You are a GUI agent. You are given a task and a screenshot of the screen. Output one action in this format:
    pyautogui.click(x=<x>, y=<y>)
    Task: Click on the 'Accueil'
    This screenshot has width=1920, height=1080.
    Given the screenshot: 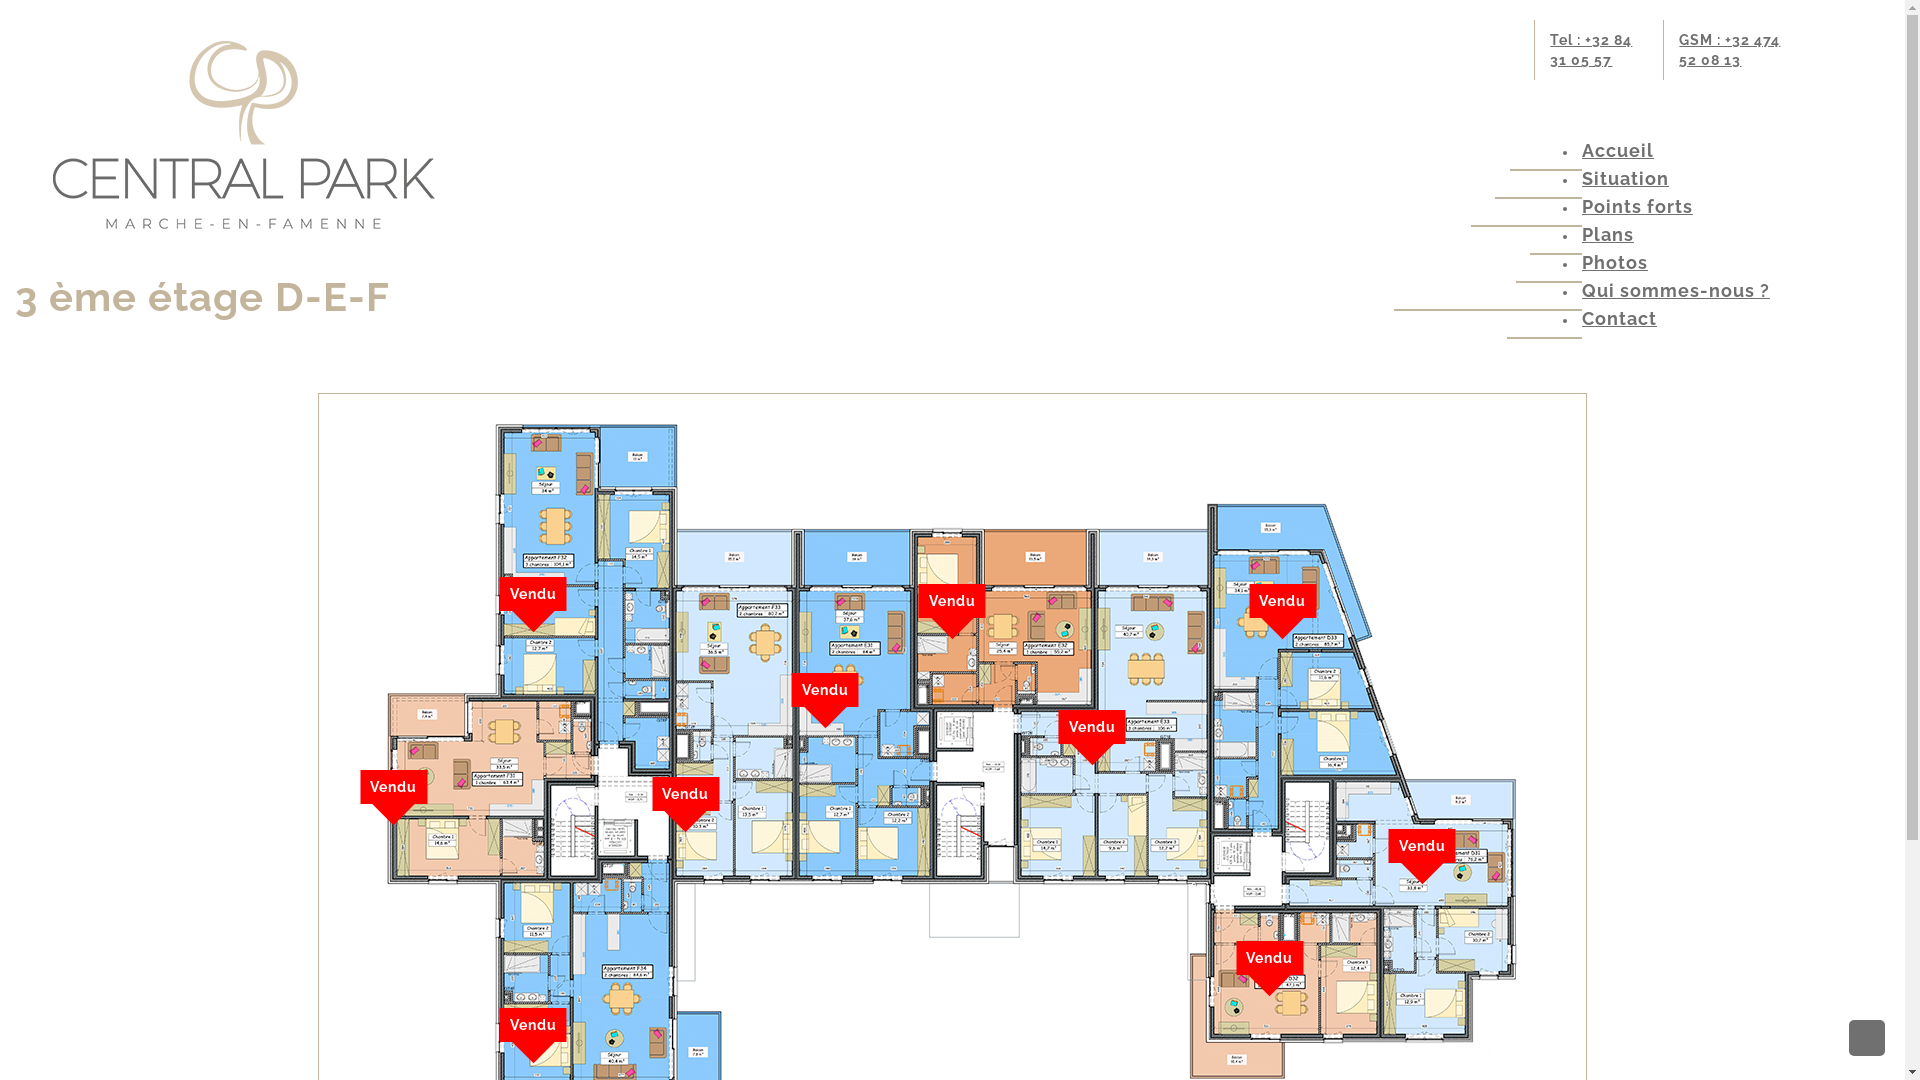 What is the action you would take?
    pyautogui.click(x=1617, y=149)
    